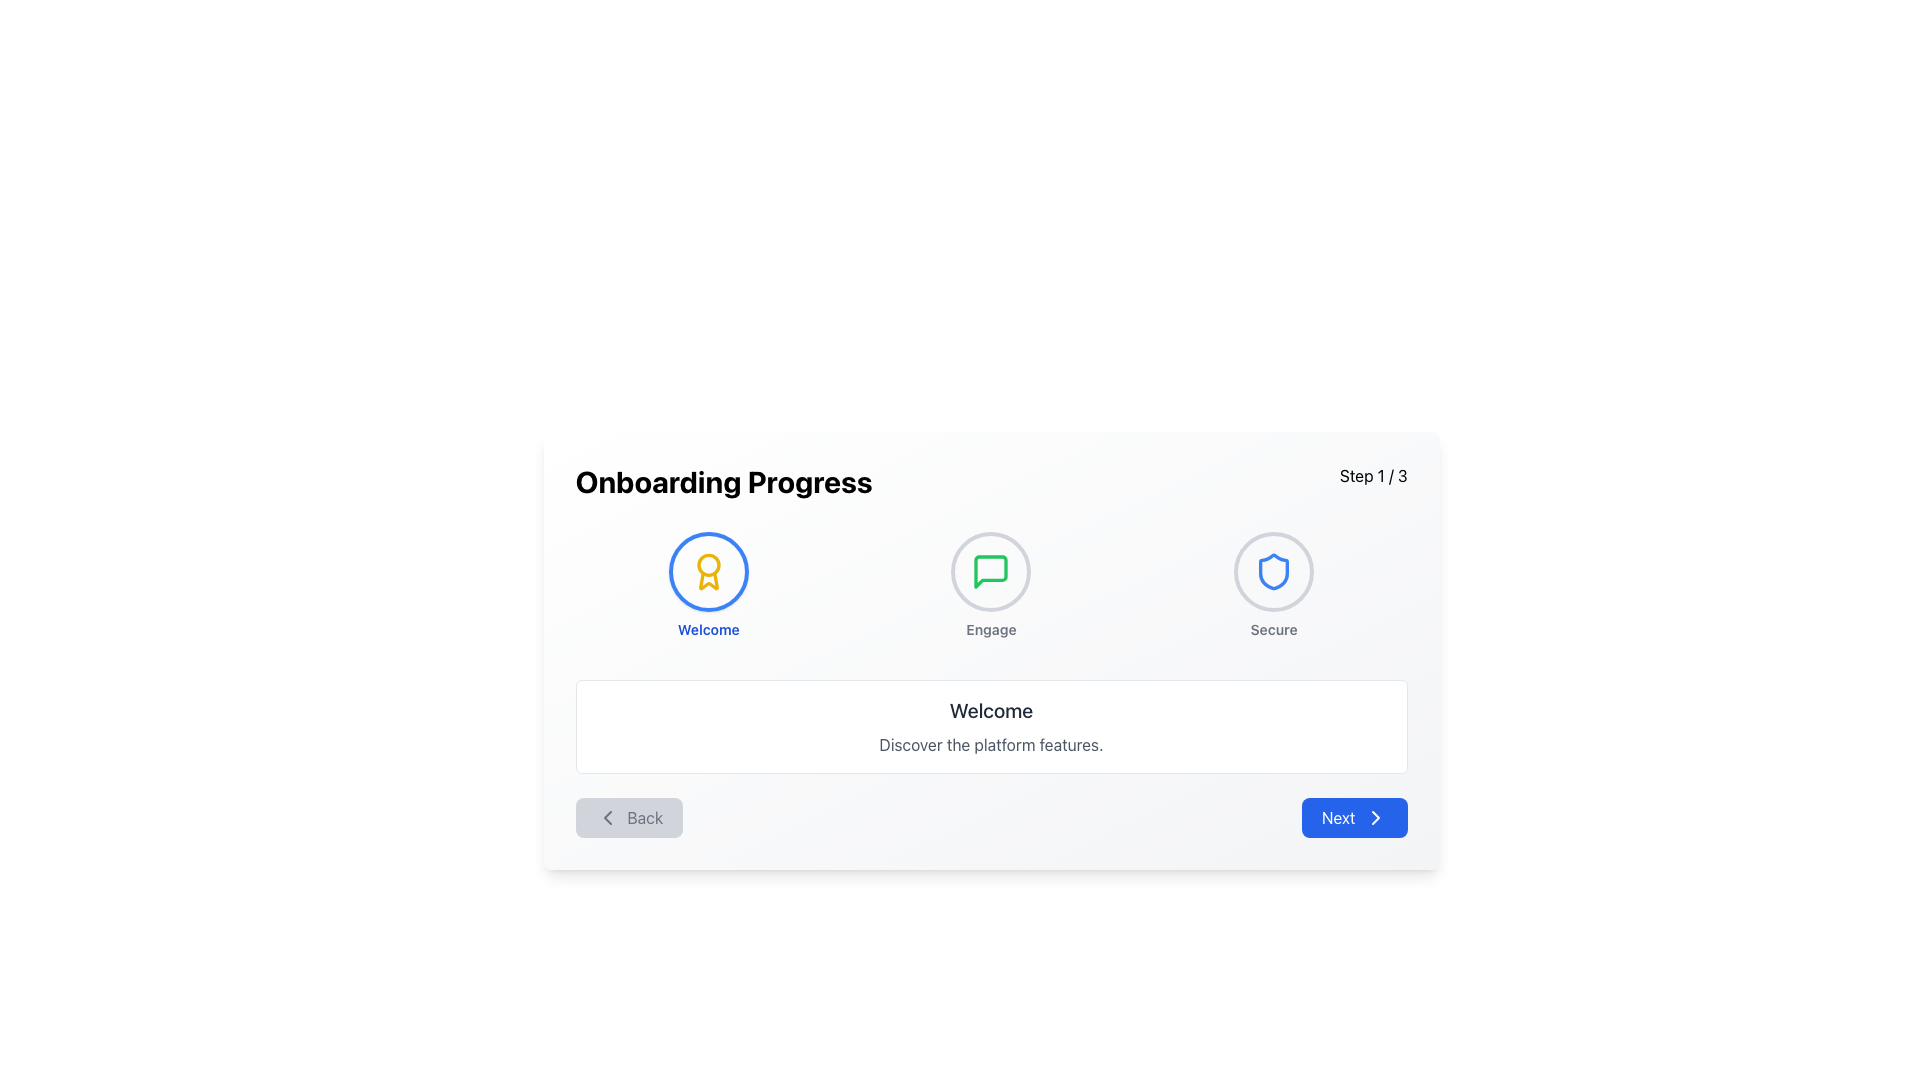  I want to click on the 'Back' button which contains a left-facing chevron SVG icon to invoke the associated action, so click(606, 817).